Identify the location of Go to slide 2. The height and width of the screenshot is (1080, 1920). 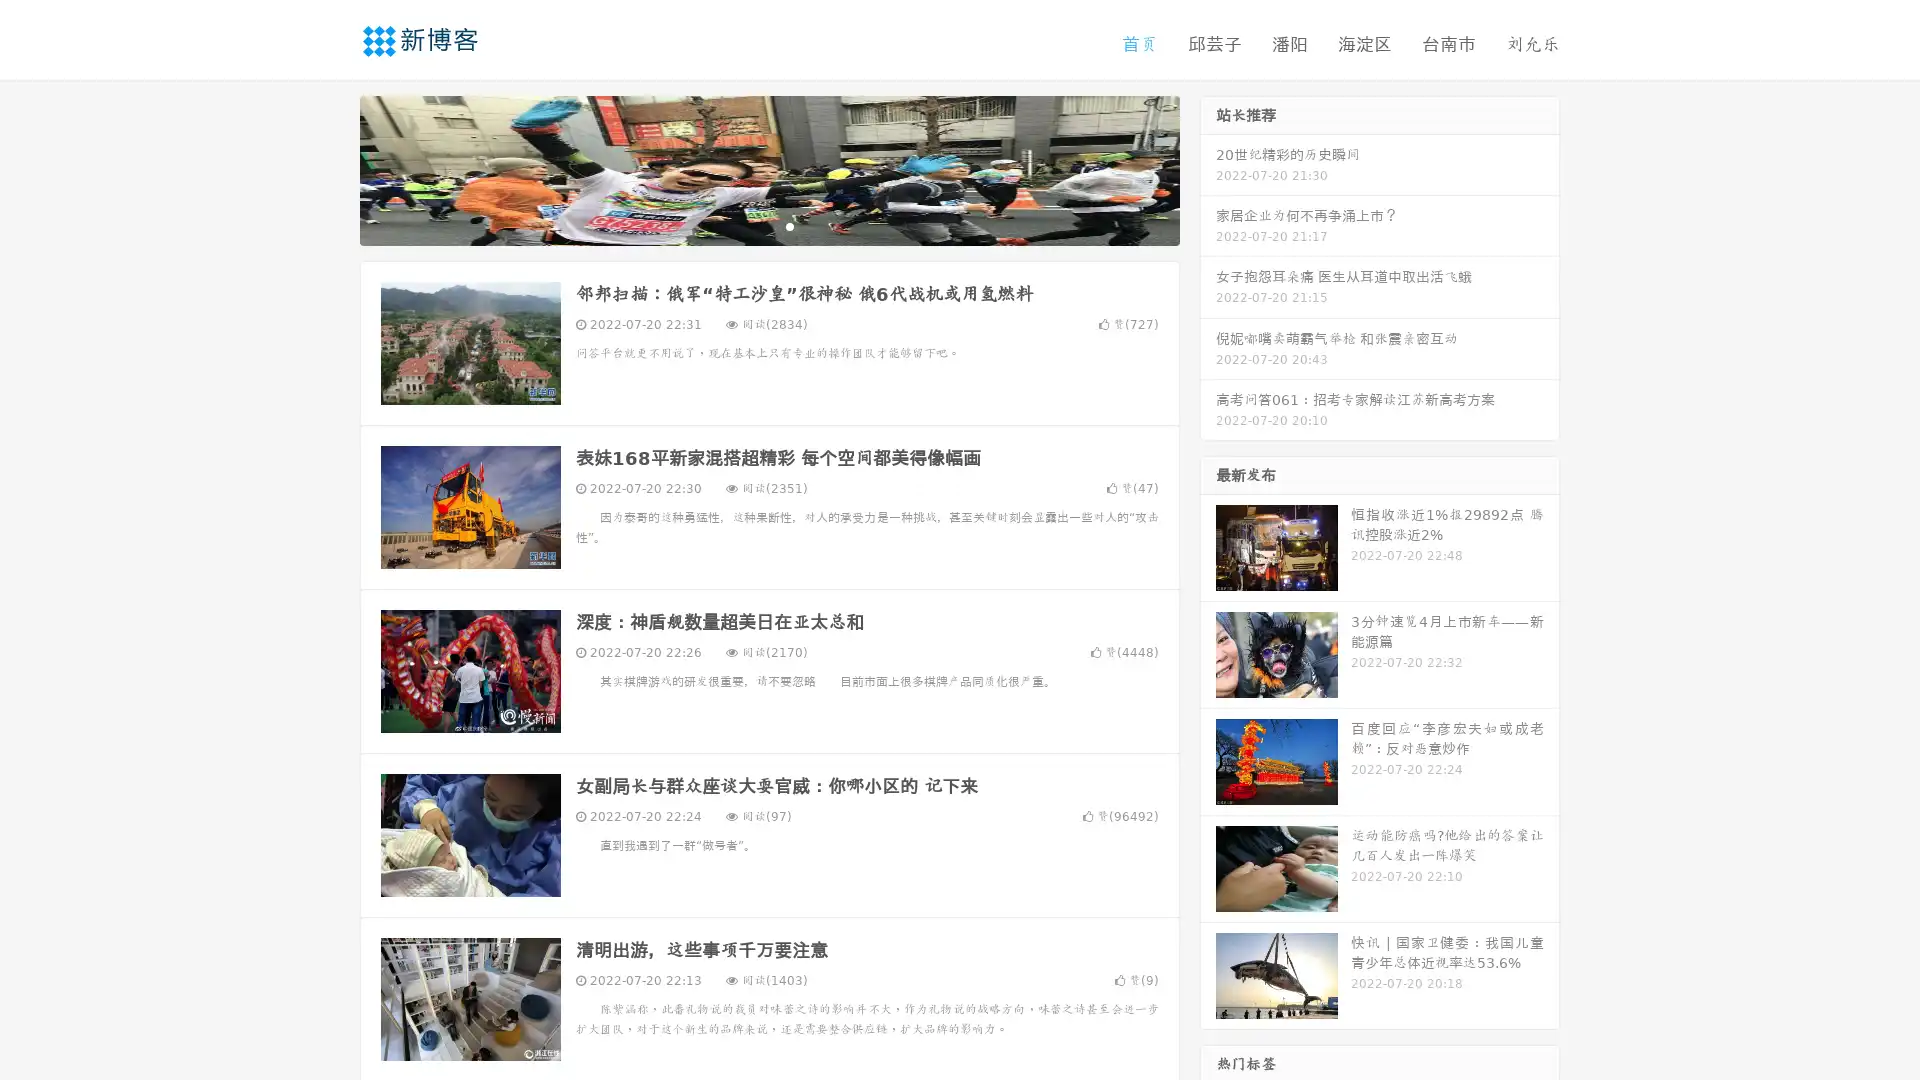
(768, 225).